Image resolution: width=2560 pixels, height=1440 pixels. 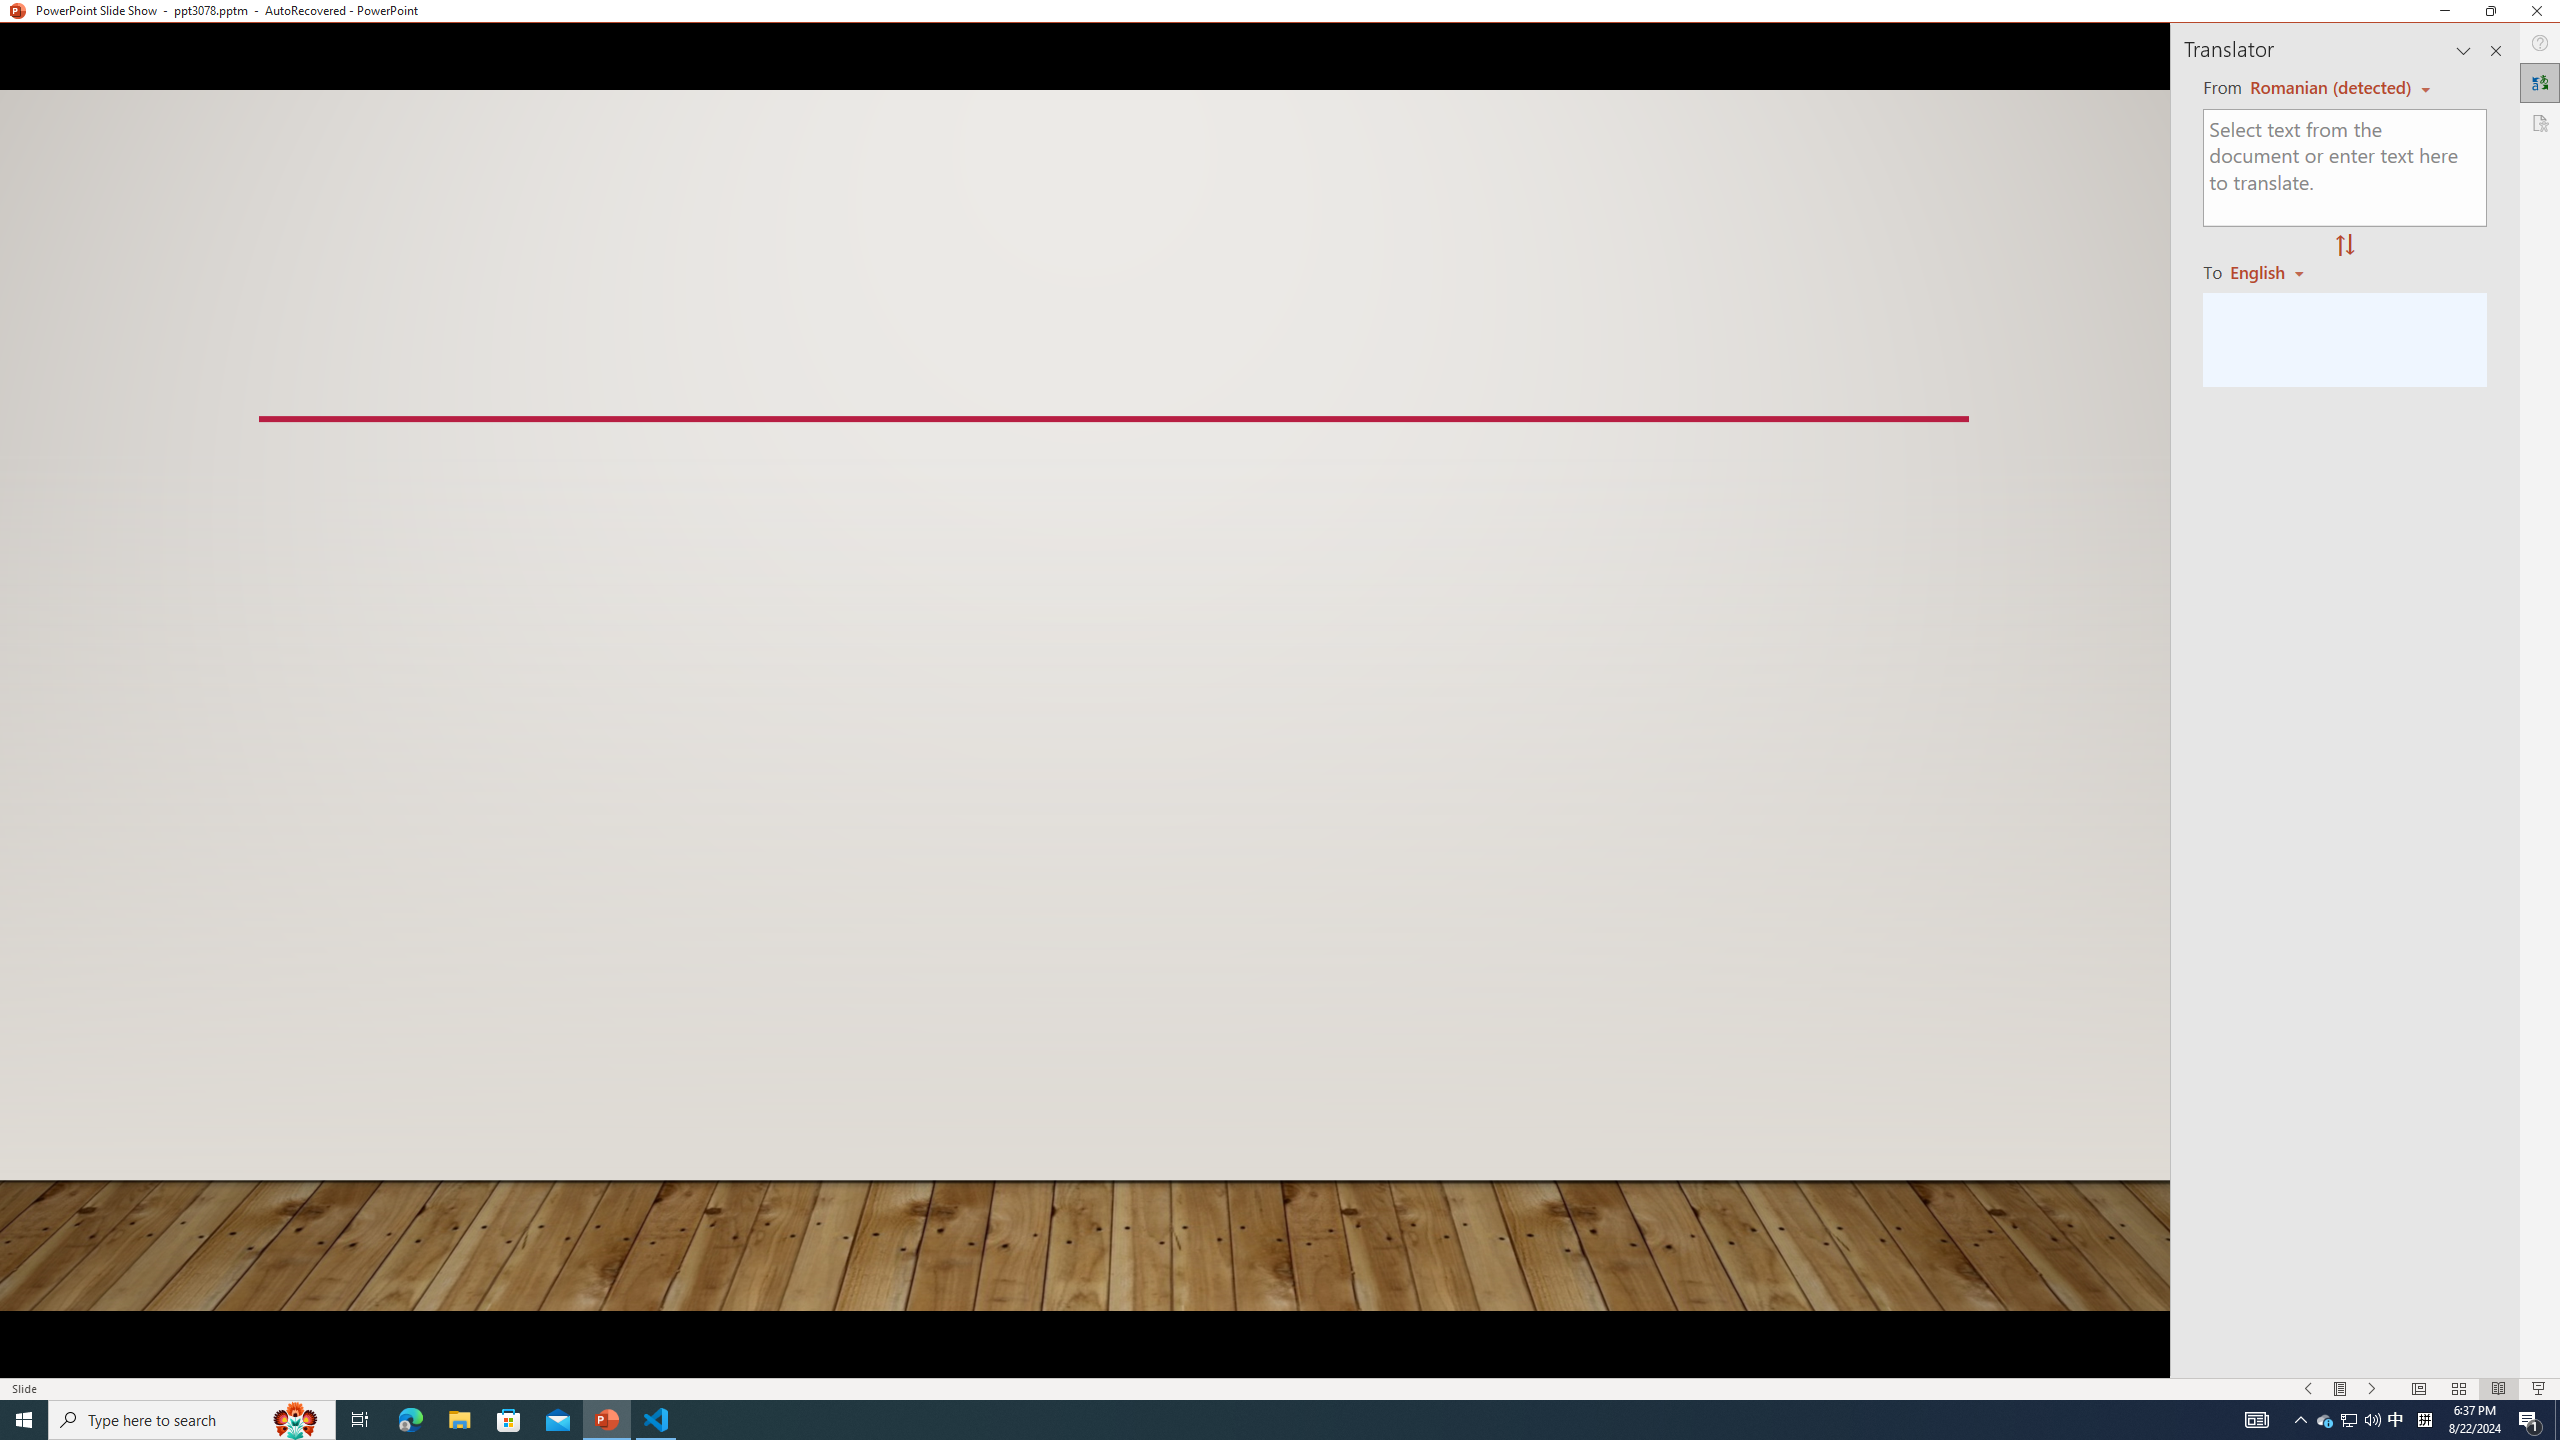 I want to click on 'Reading View', so click(x=2498, y=1389).